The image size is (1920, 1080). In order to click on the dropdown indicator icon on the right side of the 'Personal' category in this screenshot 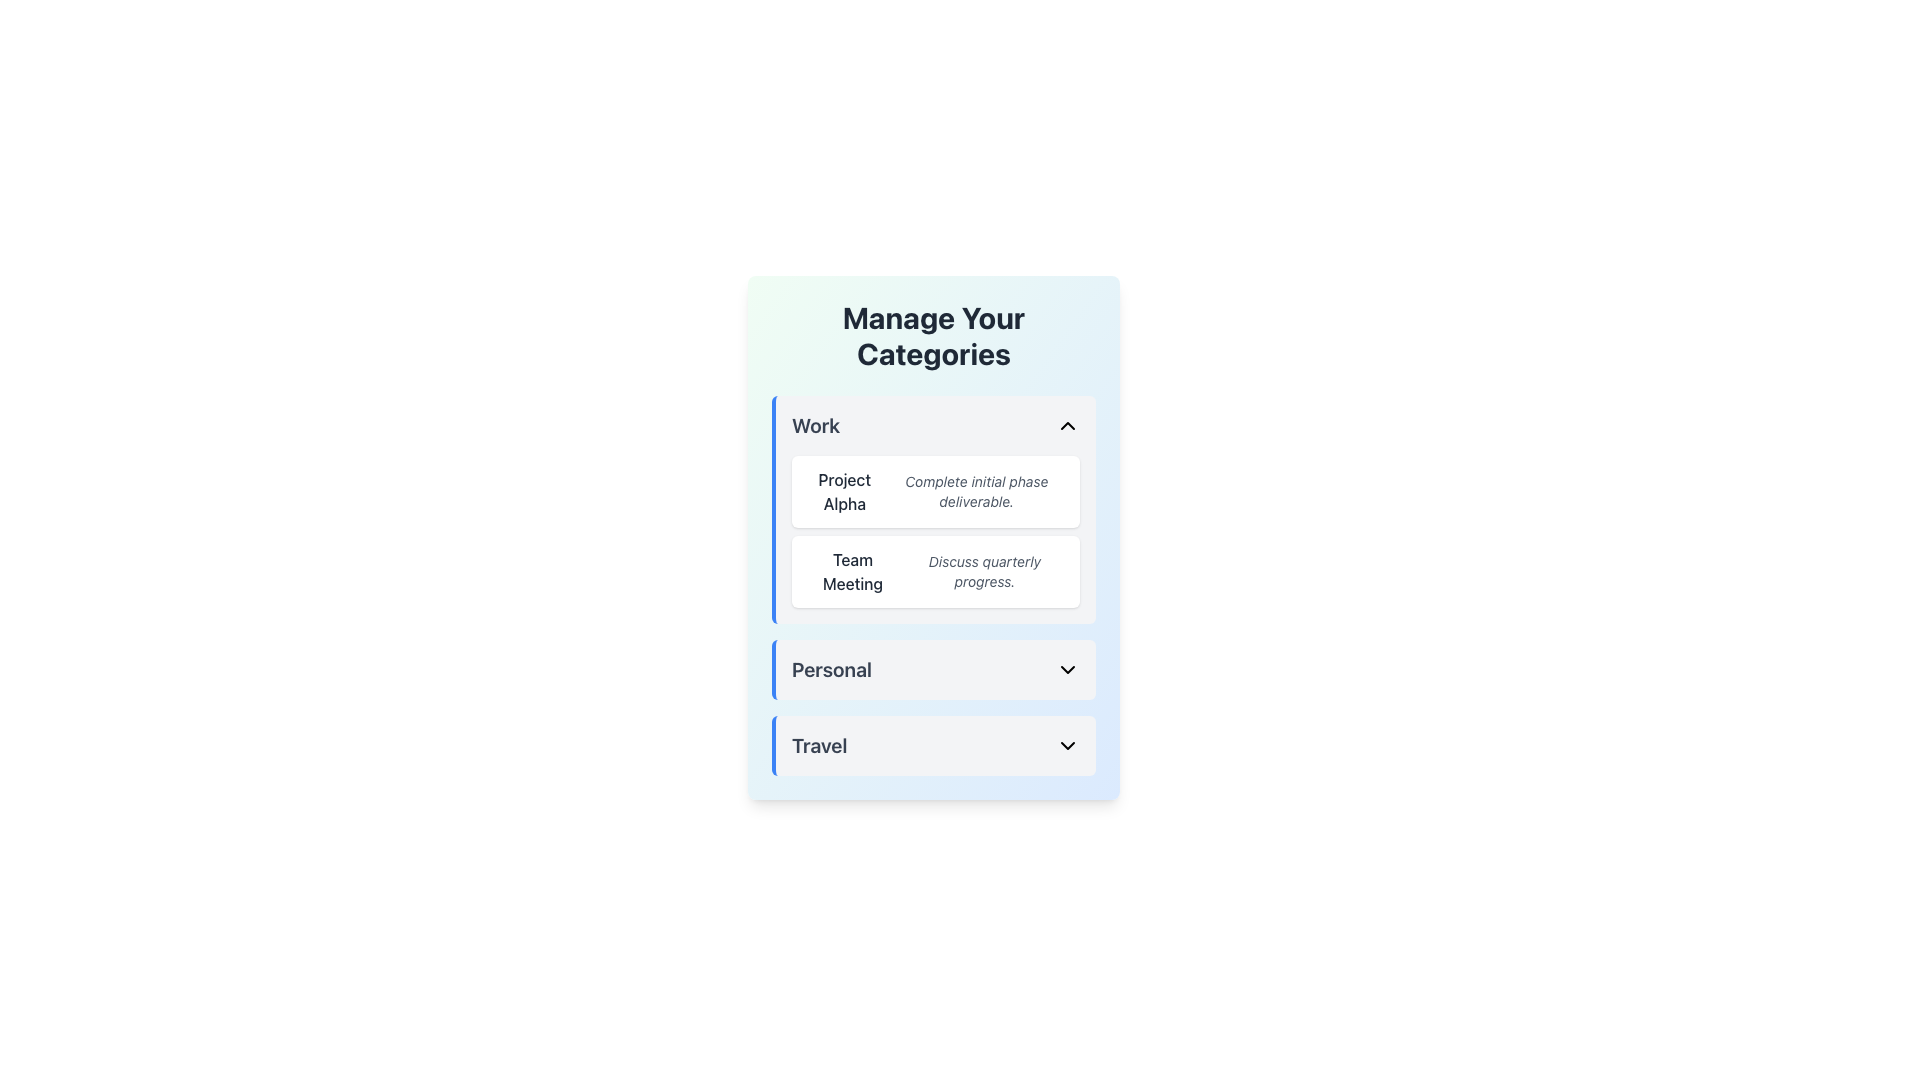, I will do `click(1067, 670)`.